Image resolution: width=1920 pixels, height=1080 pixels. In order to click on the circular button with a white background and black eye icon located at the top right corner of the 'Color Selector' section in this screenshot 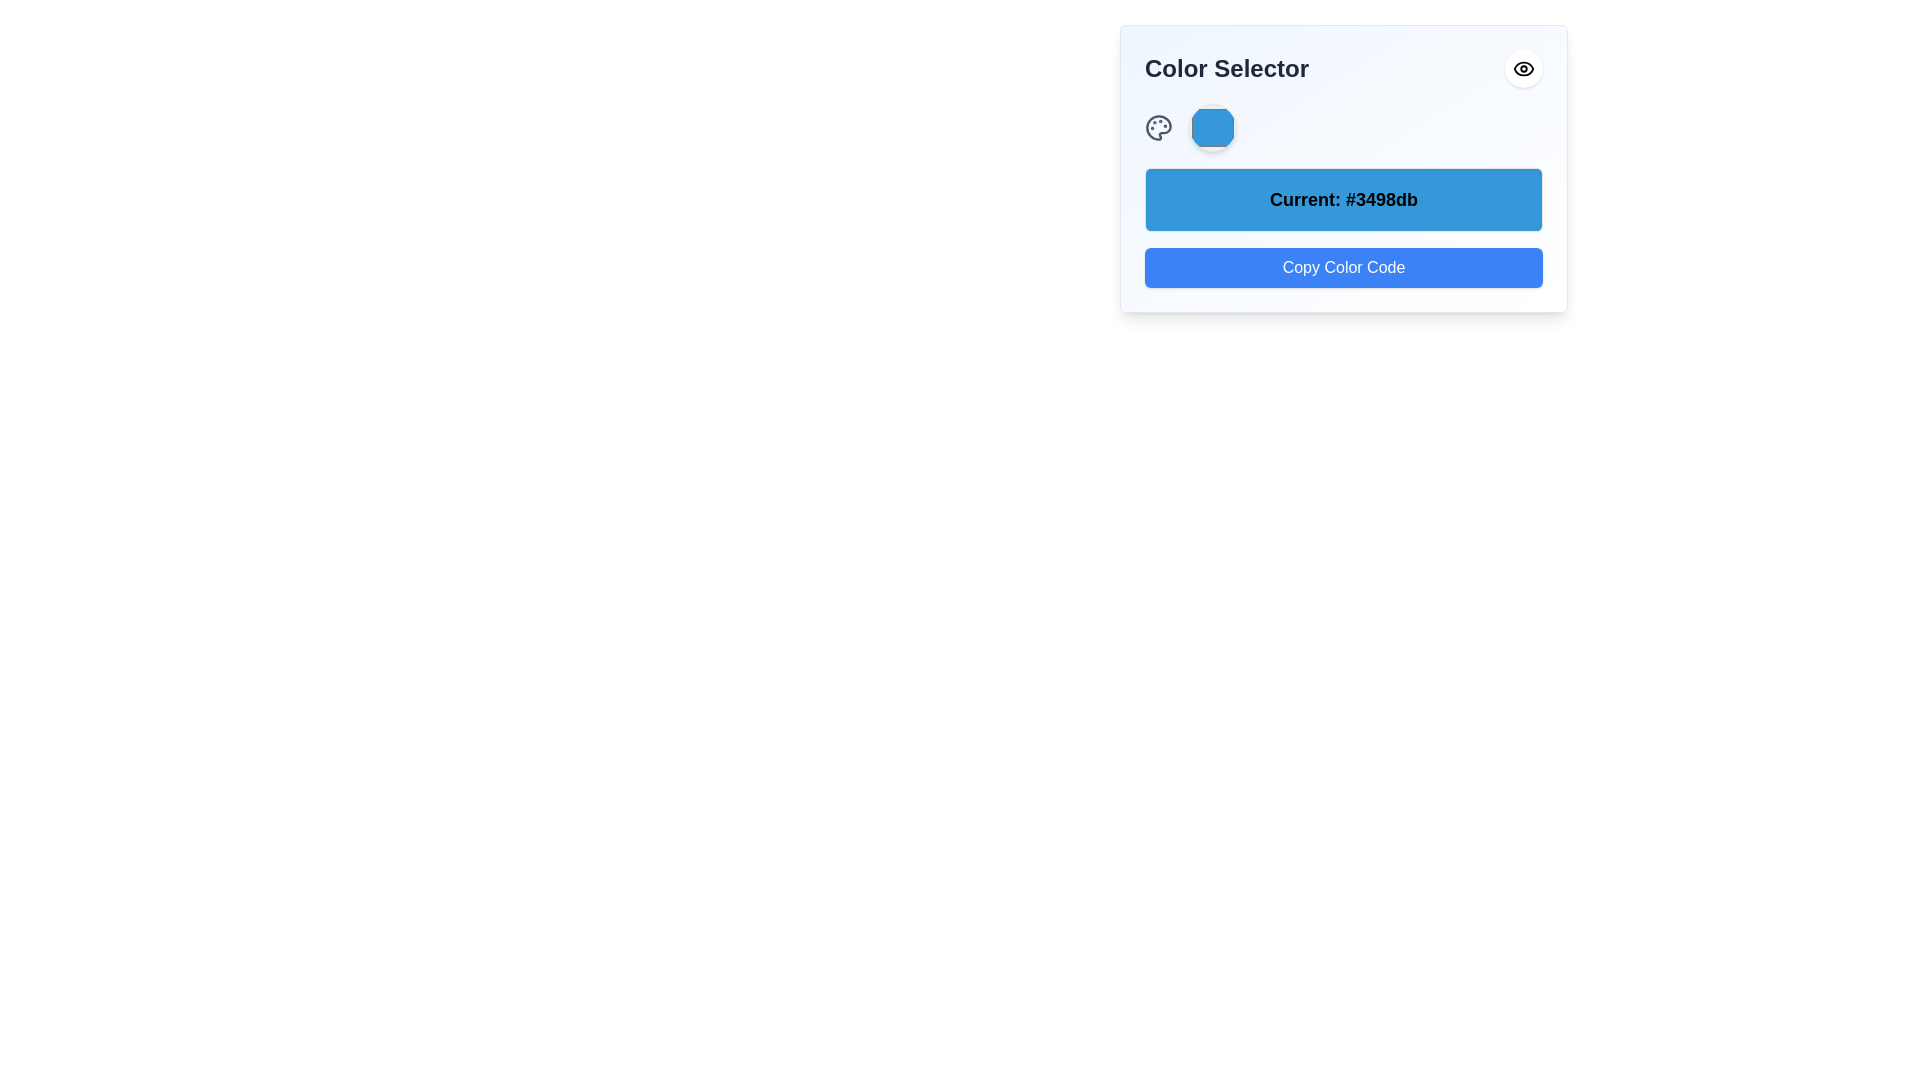, I will do `click(1522, 68)`.